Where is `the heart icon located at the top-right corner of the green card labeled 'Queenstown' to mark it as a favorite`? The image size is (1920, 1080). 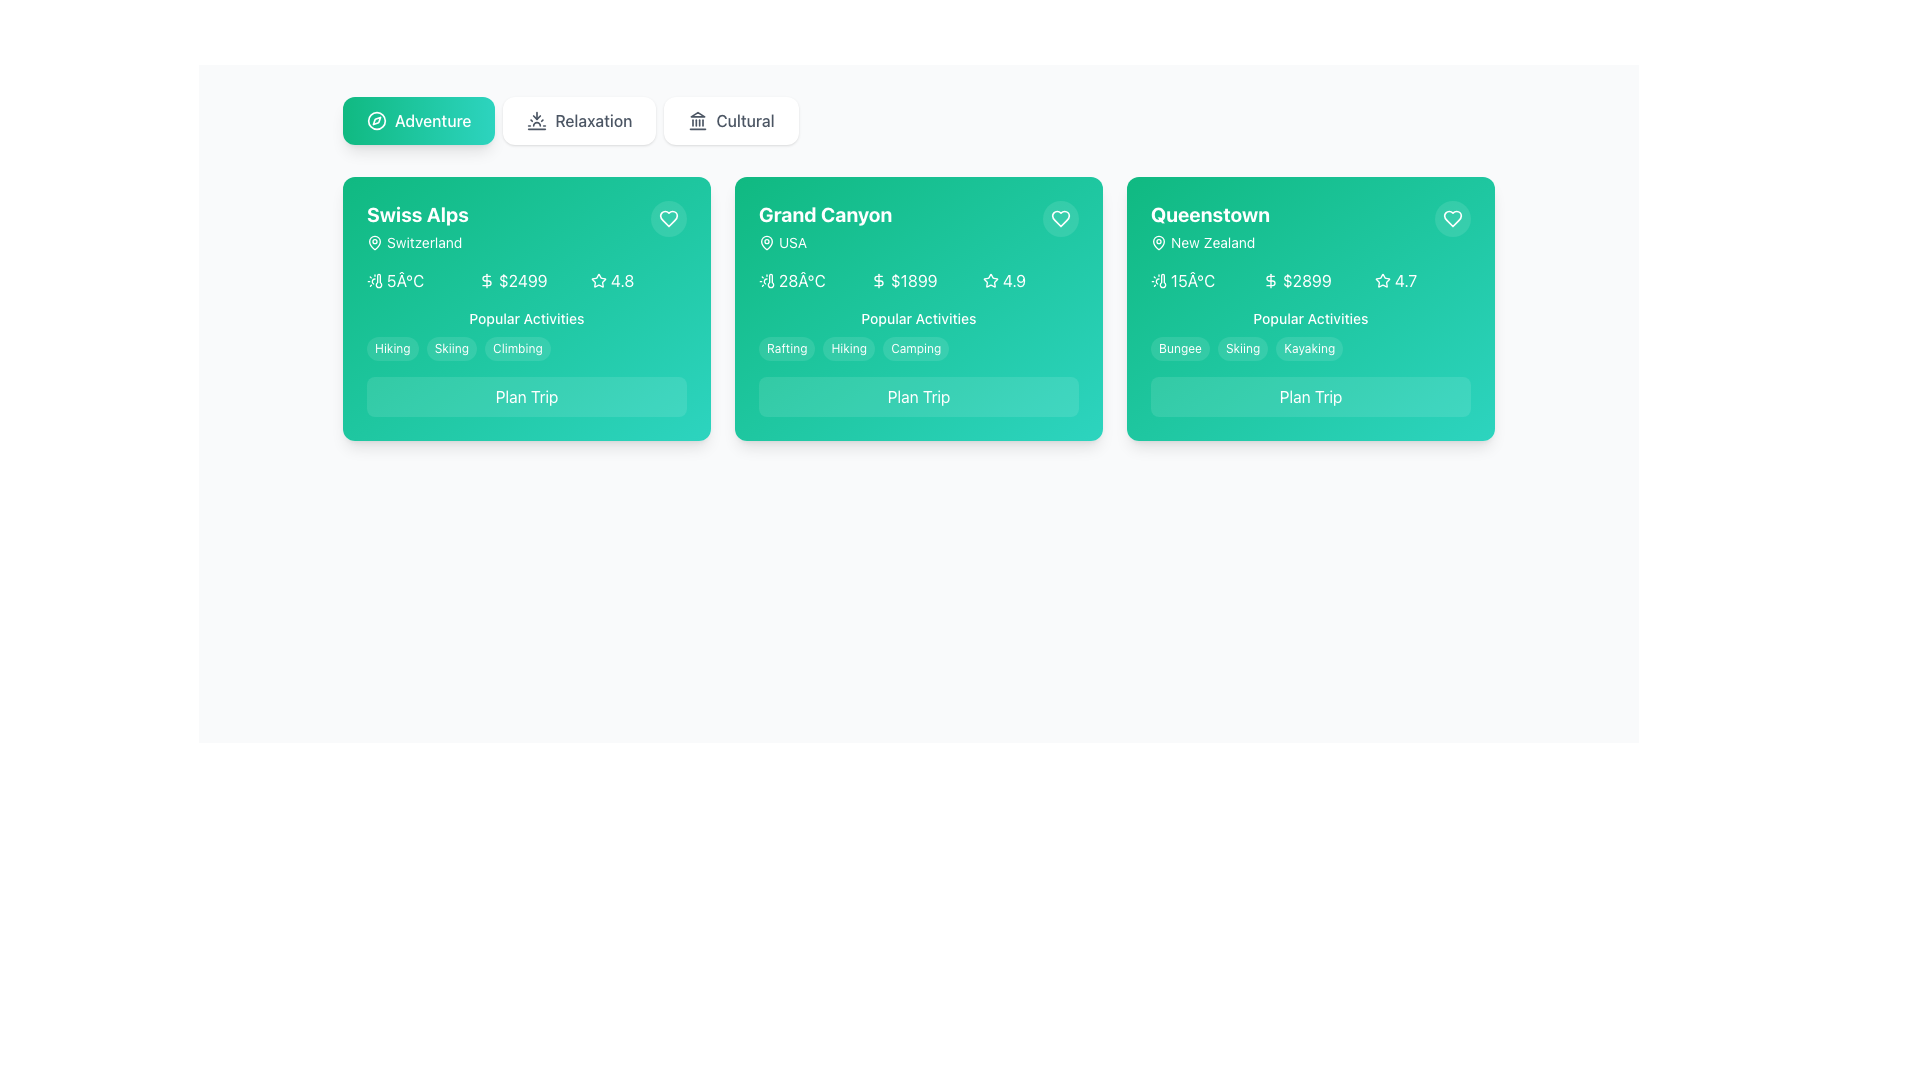 the heart icon located at the top-right corner of the green card labeled 'Queenstown' to mark it as a favorite is located at coordinates (1453, 219).